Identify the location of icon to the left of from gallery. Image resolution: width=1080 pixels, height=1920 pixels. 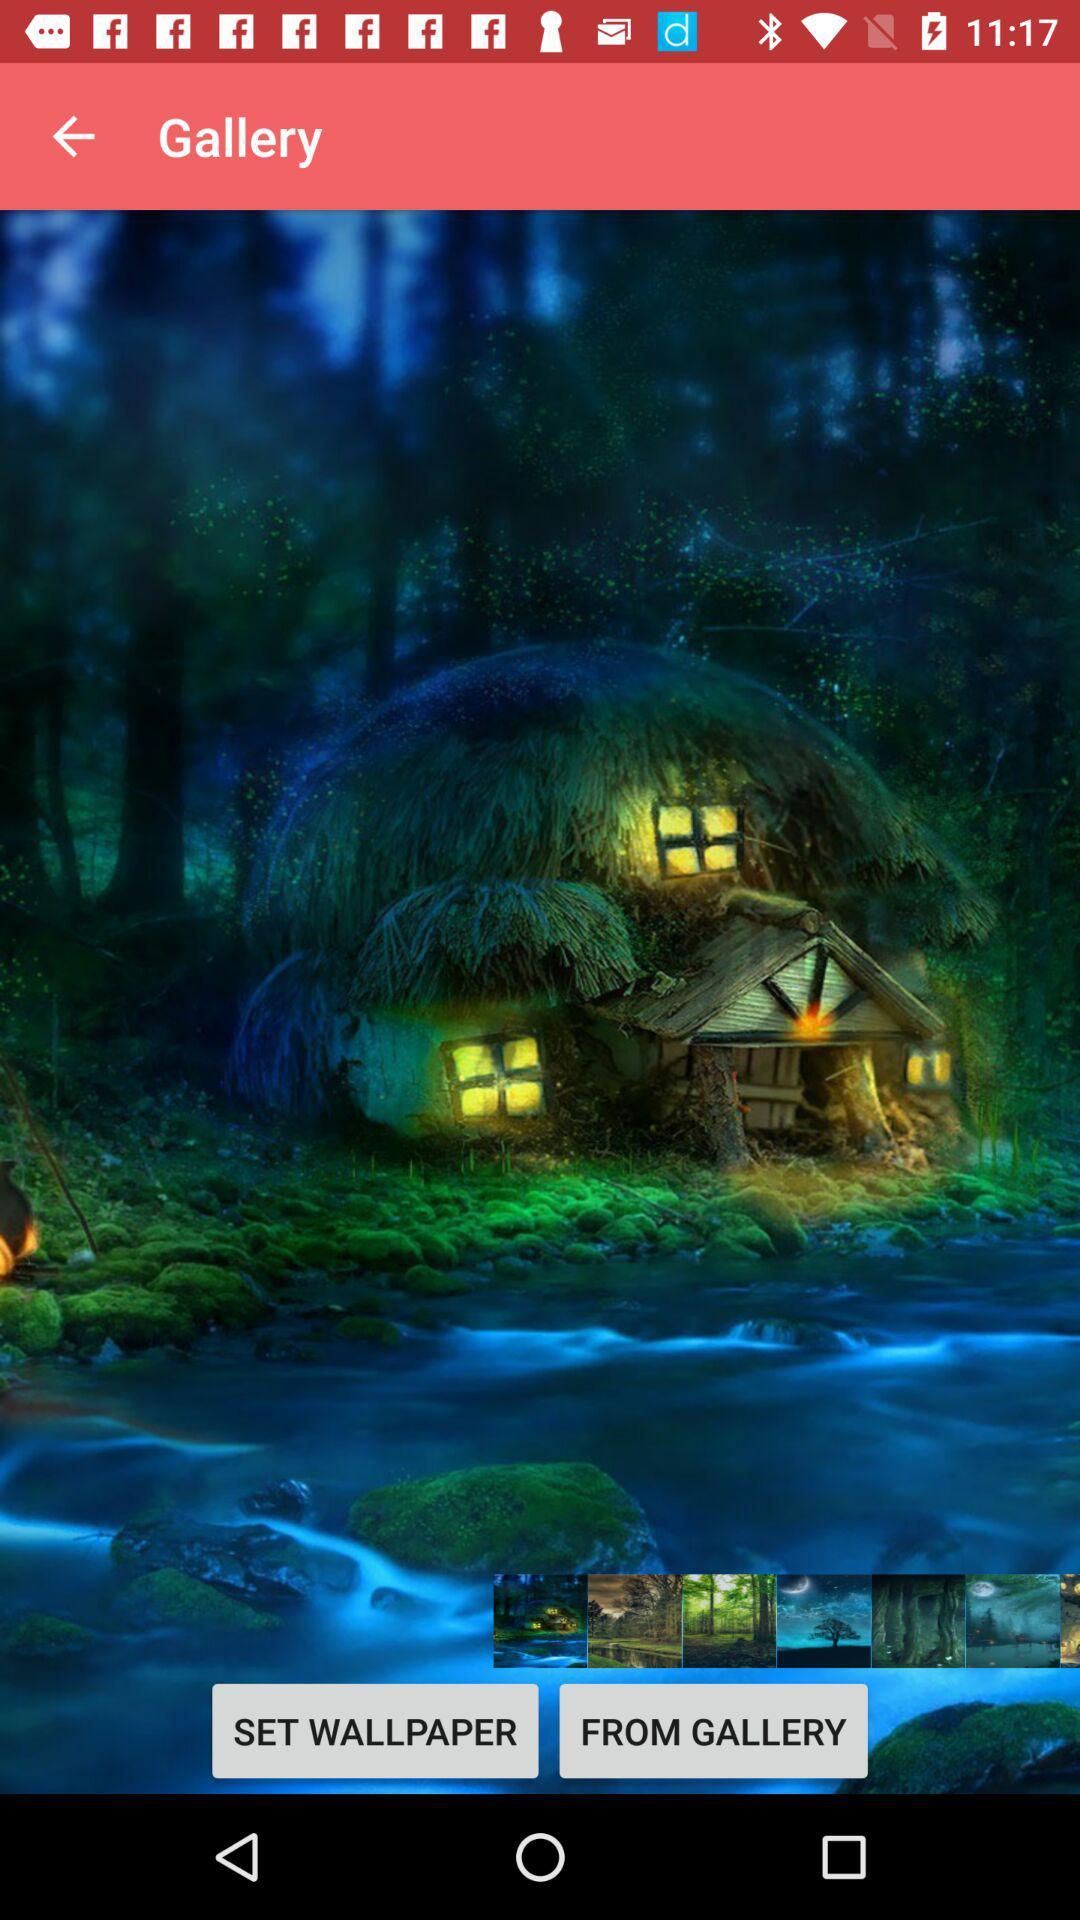
(375, 1730).